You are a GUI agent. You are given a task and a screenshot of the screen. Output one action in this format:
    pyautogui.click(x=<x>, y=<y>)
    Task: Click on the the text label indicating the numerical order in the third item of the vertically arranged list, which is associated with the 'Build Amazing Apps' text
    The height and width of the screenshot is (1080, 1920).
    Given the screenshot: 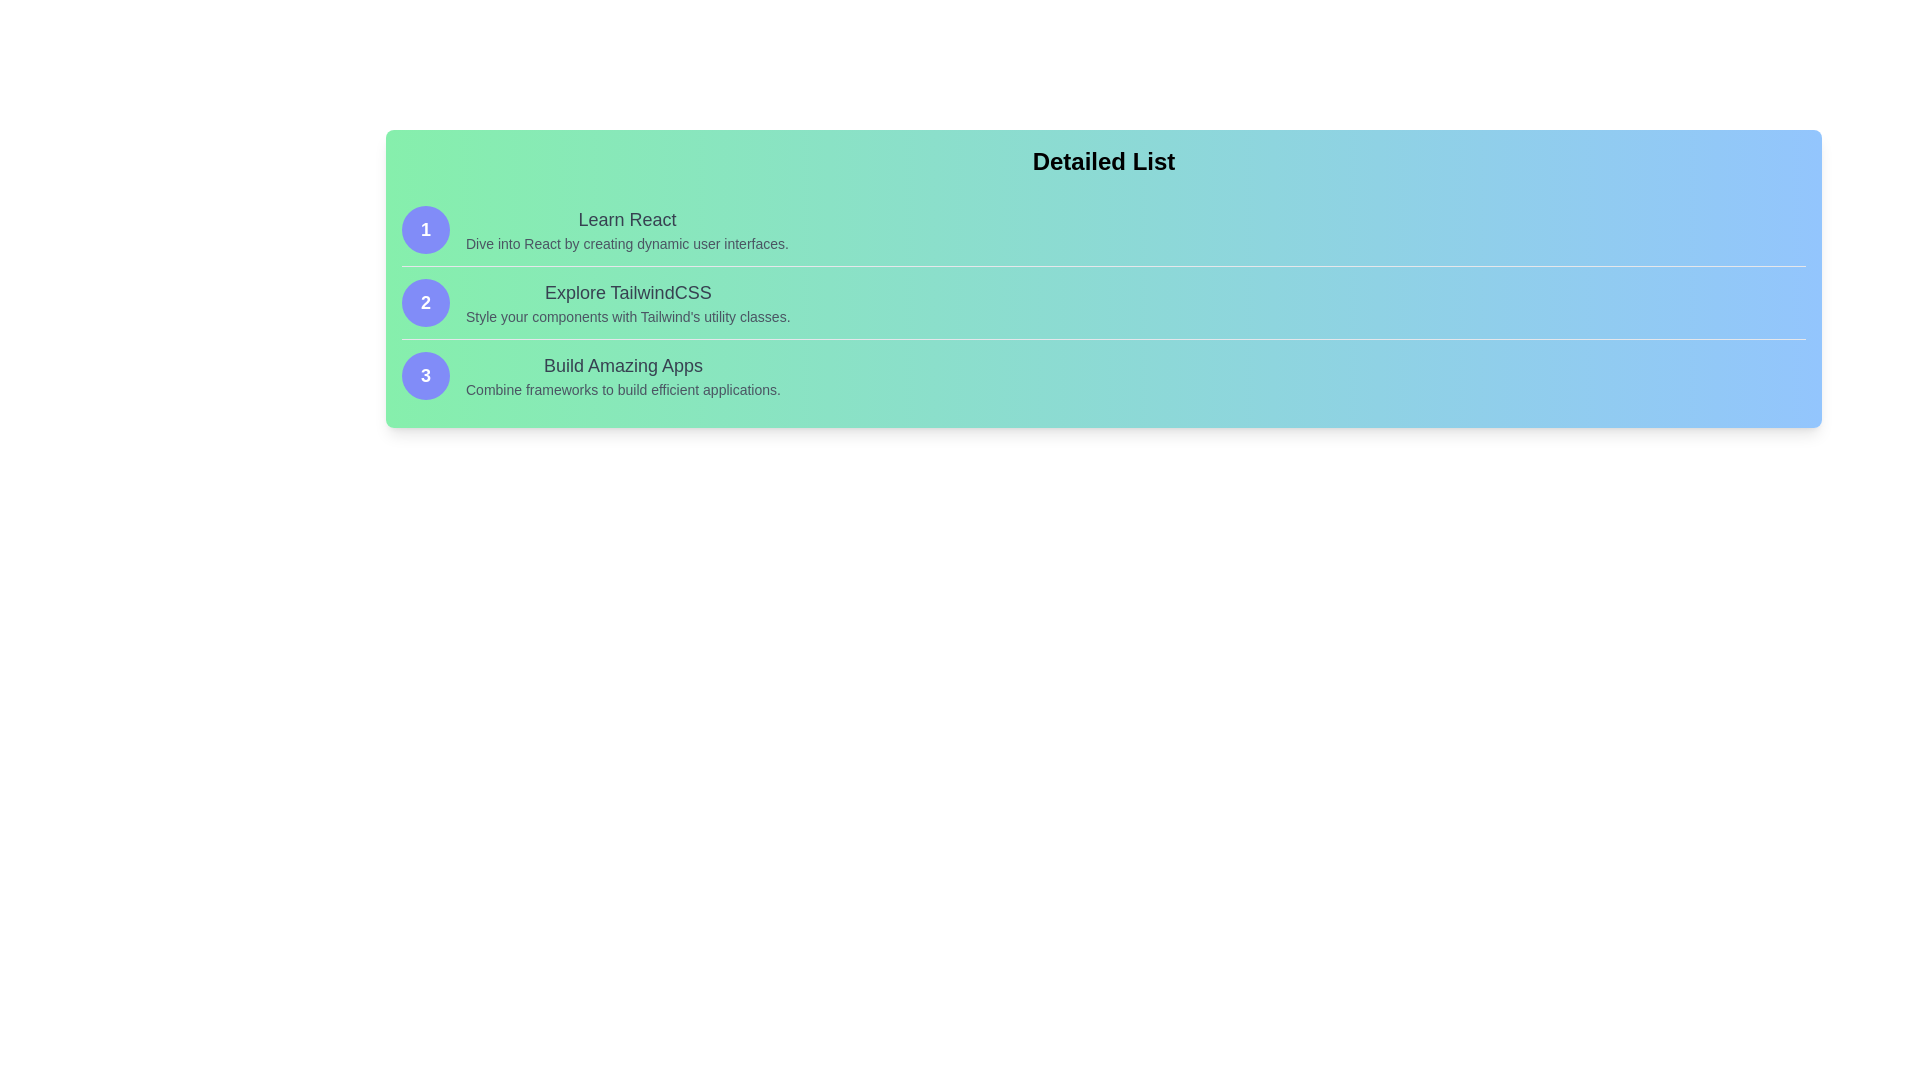 What is the action you would take?
    pyautogui.click(x=425, y=375)
    